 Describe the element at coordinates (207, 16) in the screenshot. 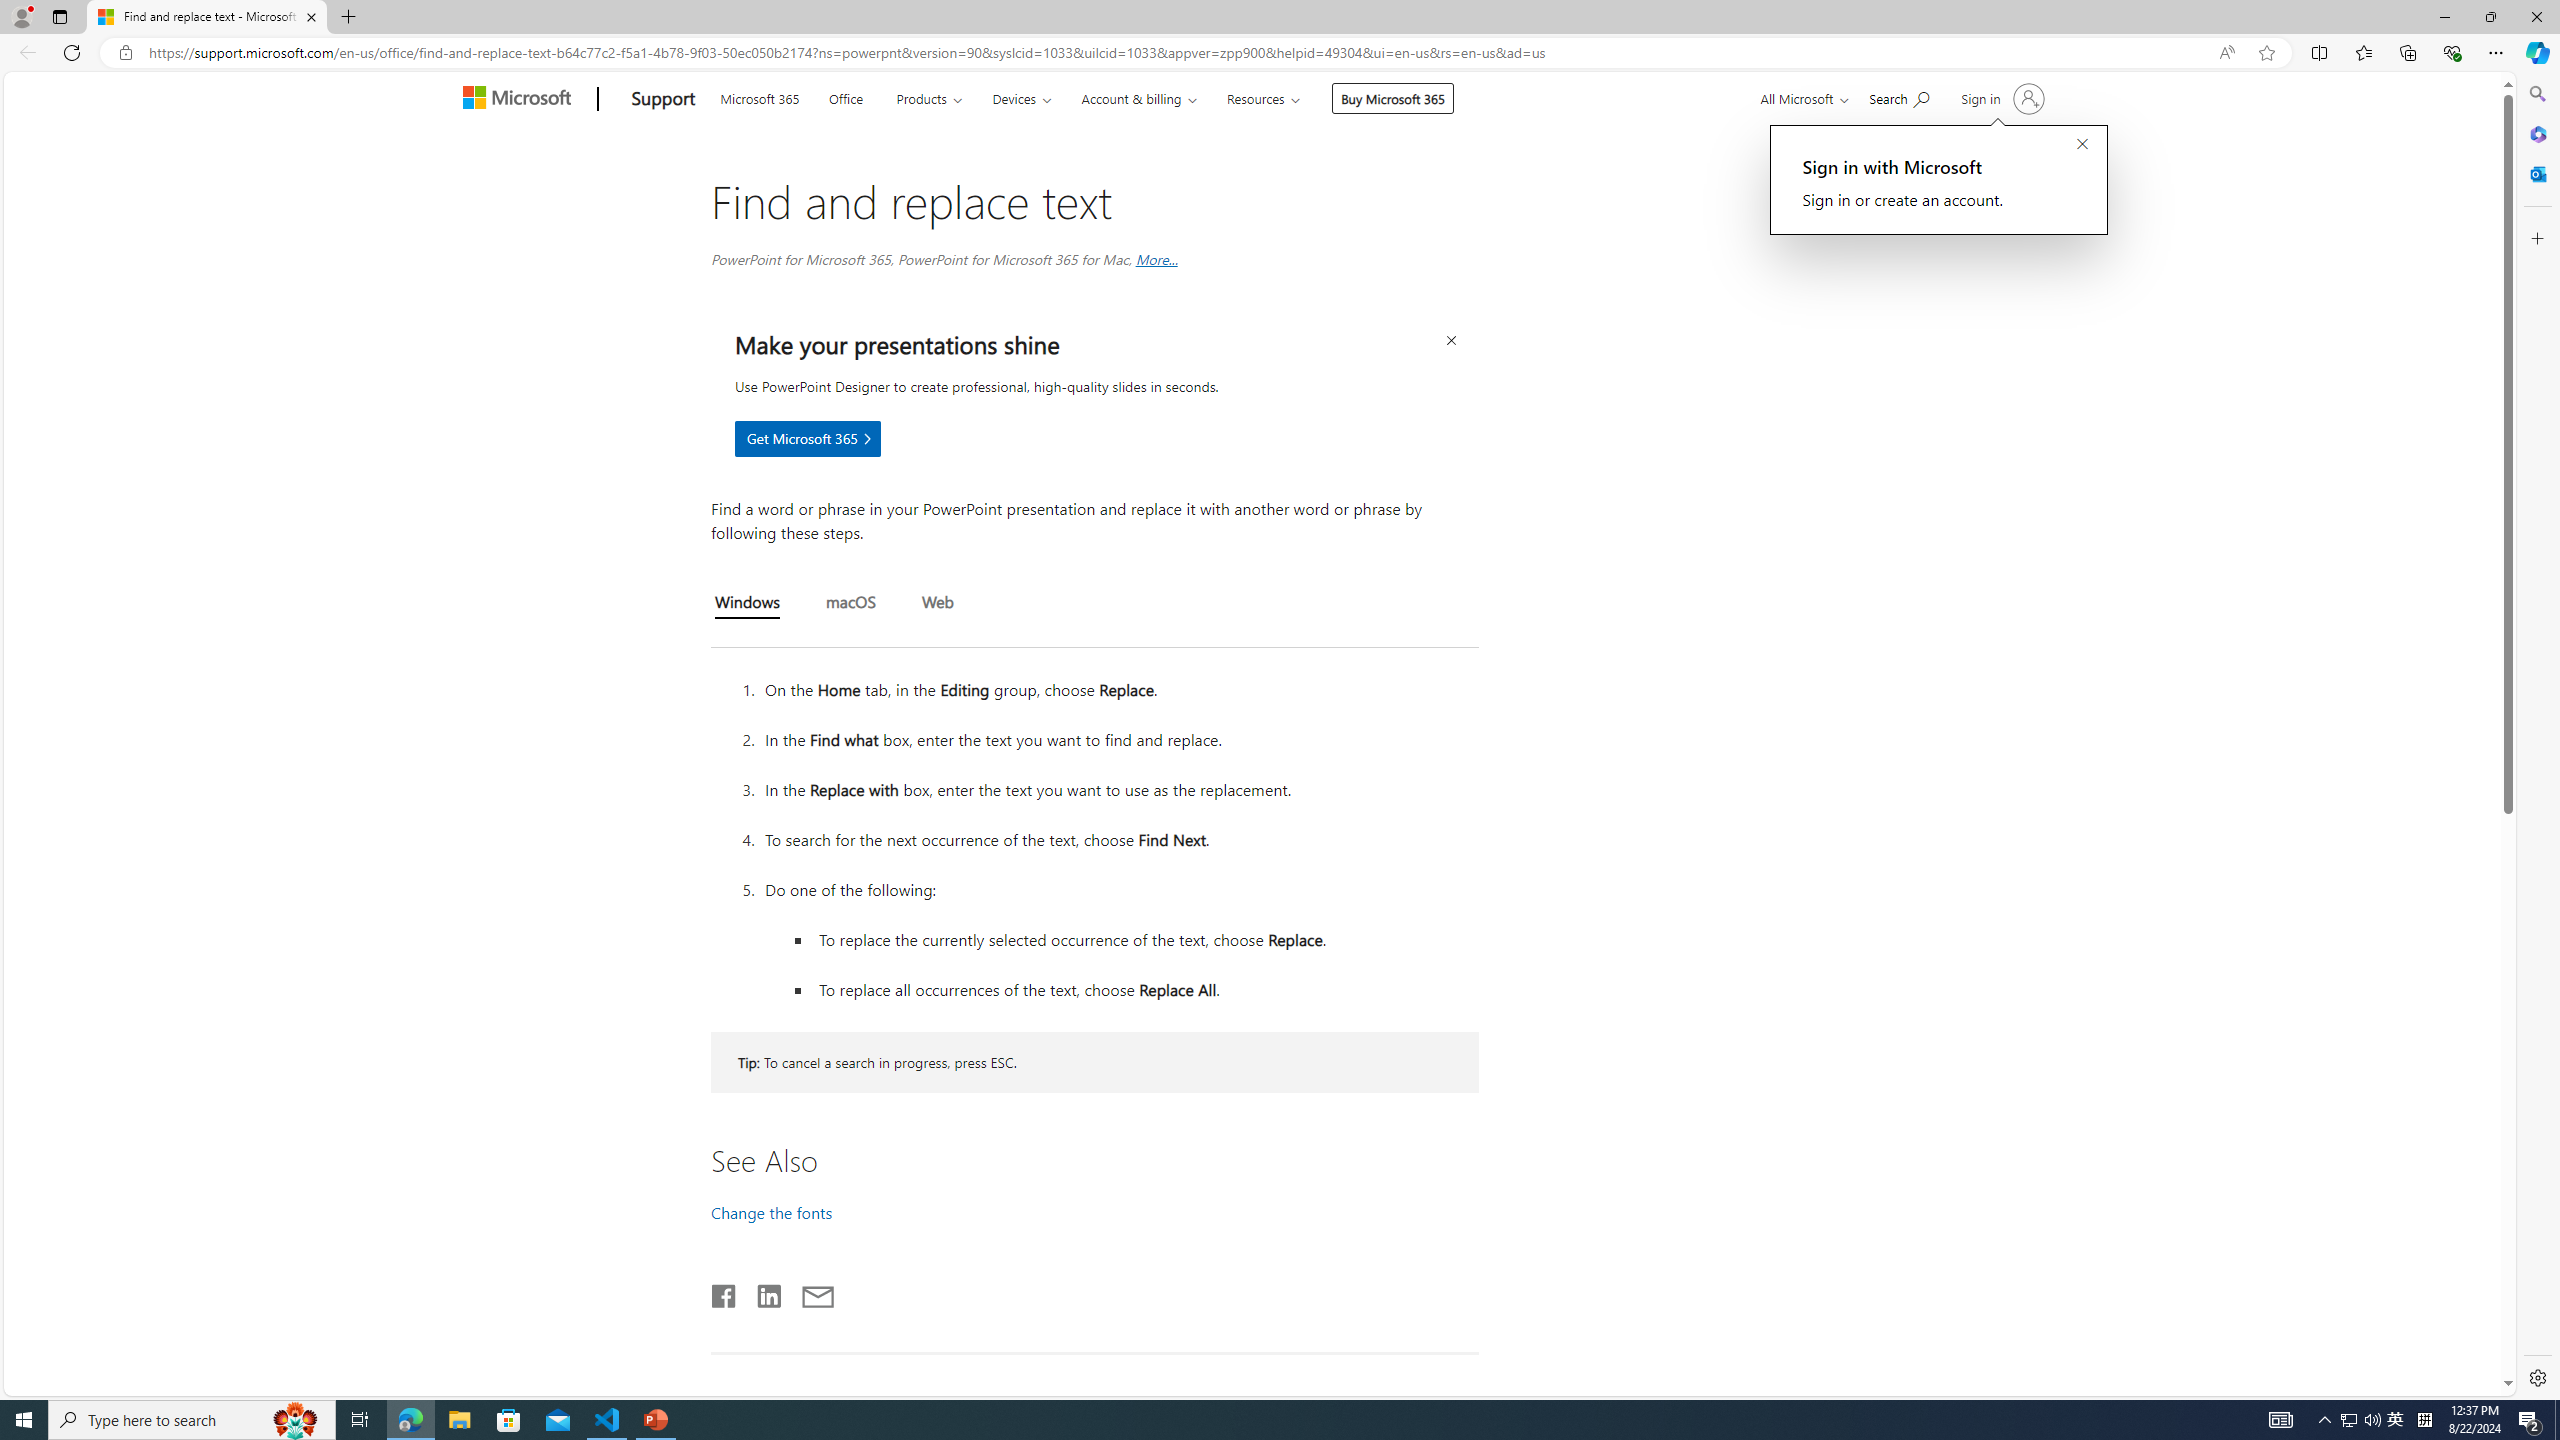

I see `'Find and replace text - Microsoft Support'` at that location.